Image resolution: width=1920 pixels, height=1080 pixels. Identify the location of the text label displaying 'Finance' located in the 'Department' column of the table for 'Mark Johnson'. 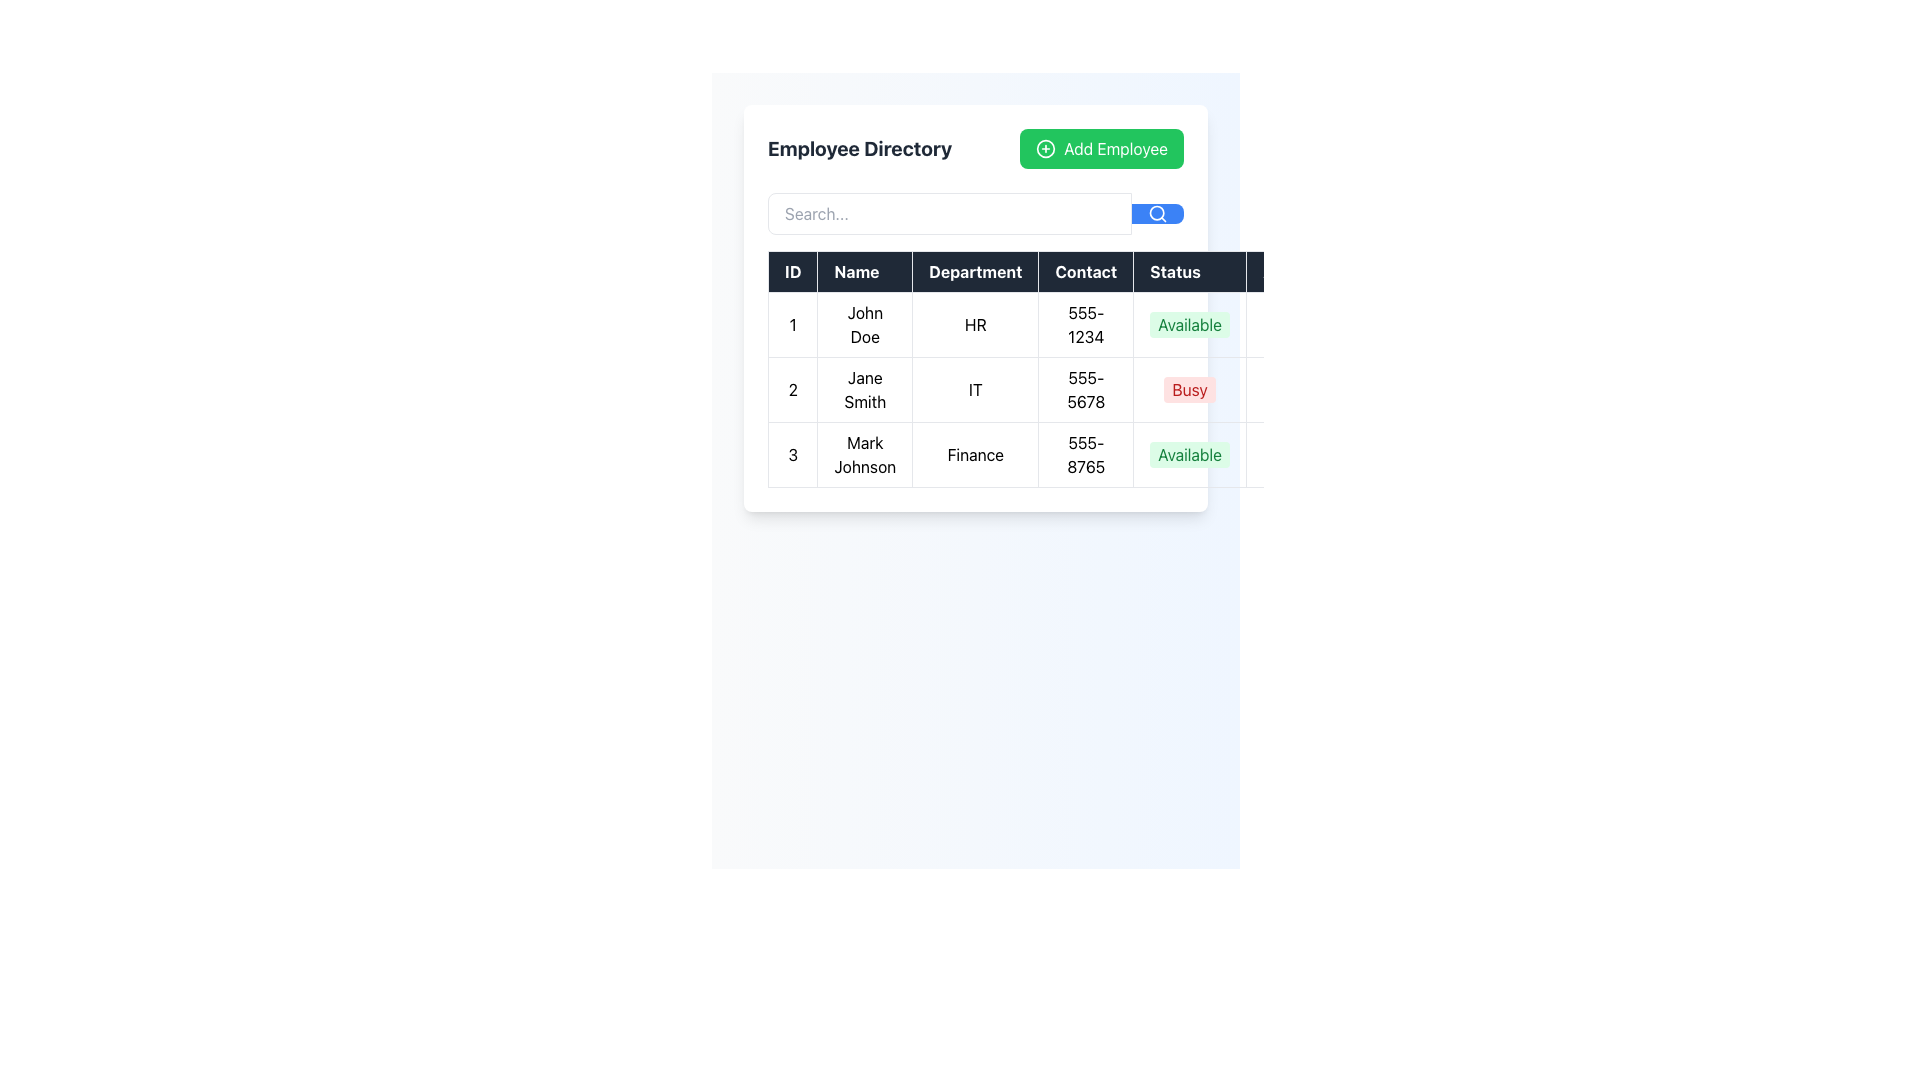
(975, 455).